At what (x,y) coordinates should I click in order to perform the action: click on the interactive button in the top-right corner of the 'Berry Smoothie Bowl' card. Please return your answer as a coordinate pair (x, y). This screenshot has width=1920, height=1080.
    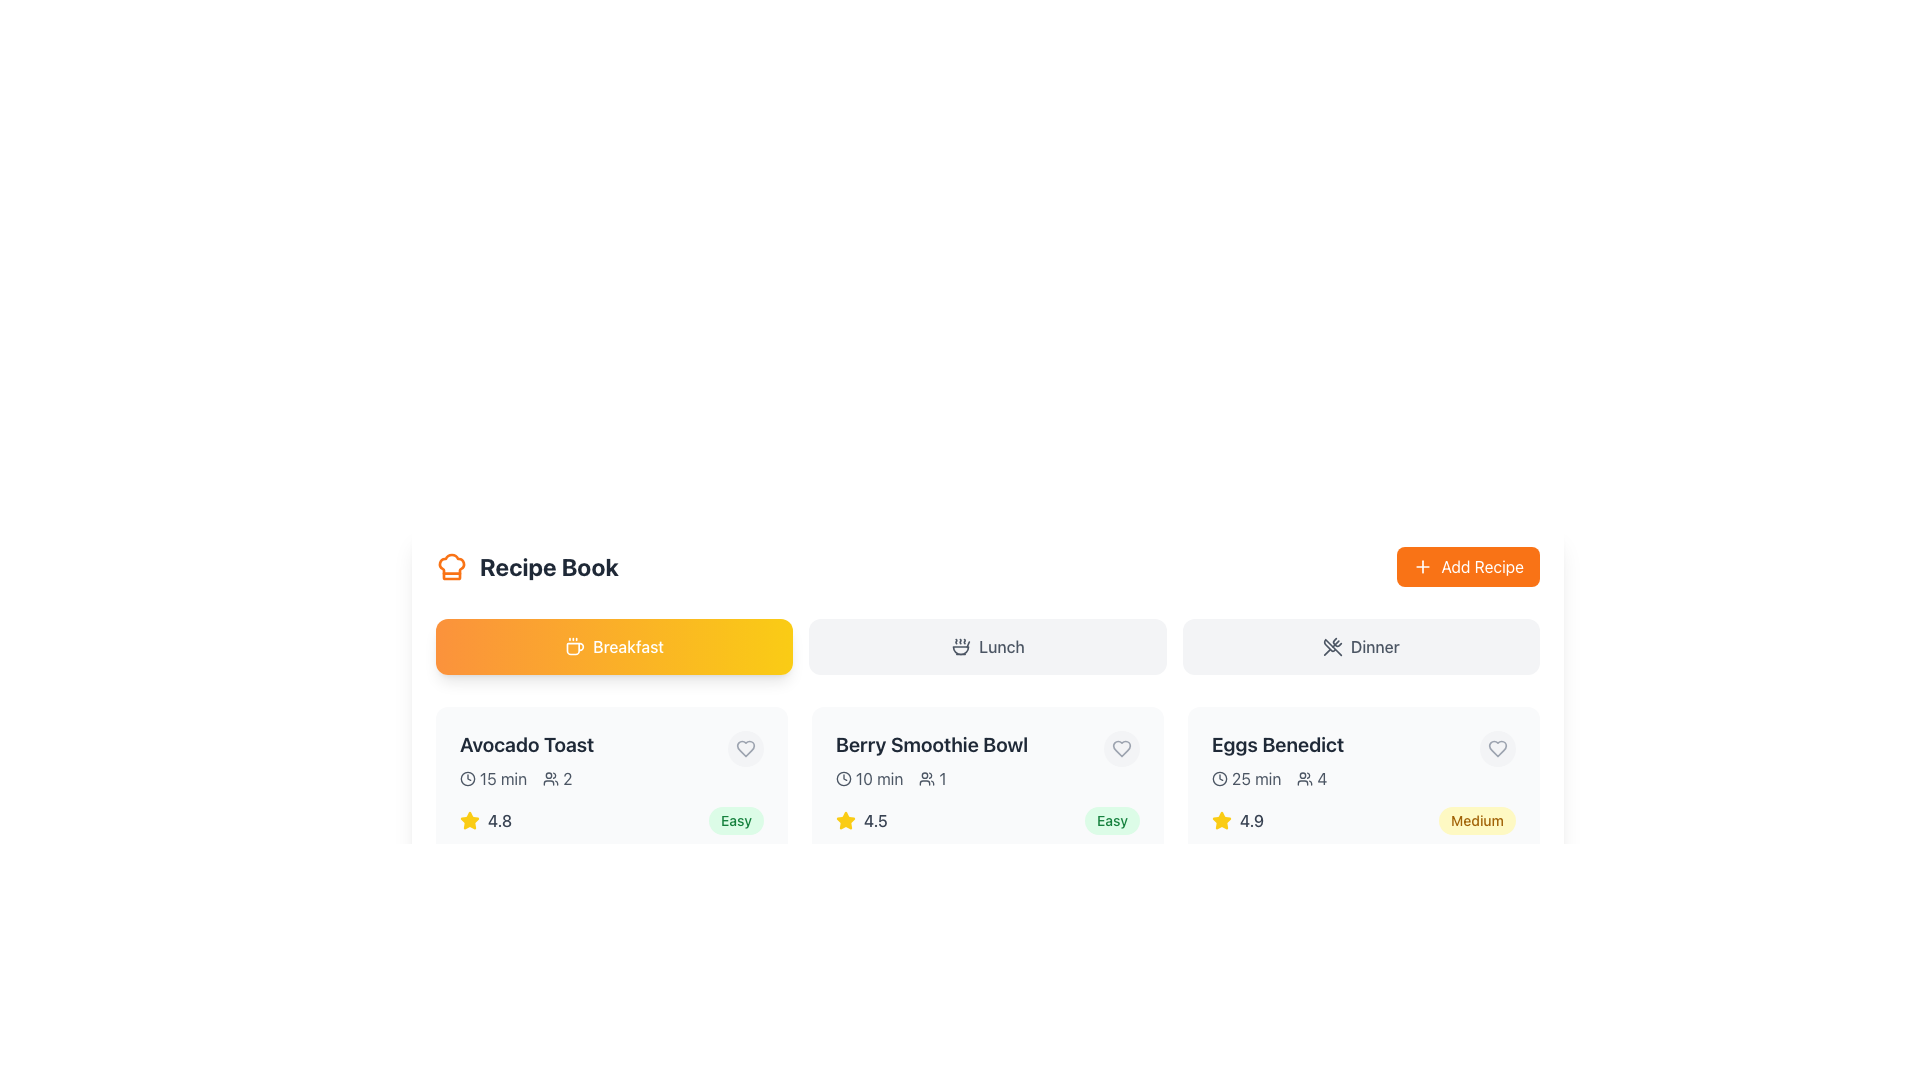
    Looking at the image, I should click on (1122, 748).